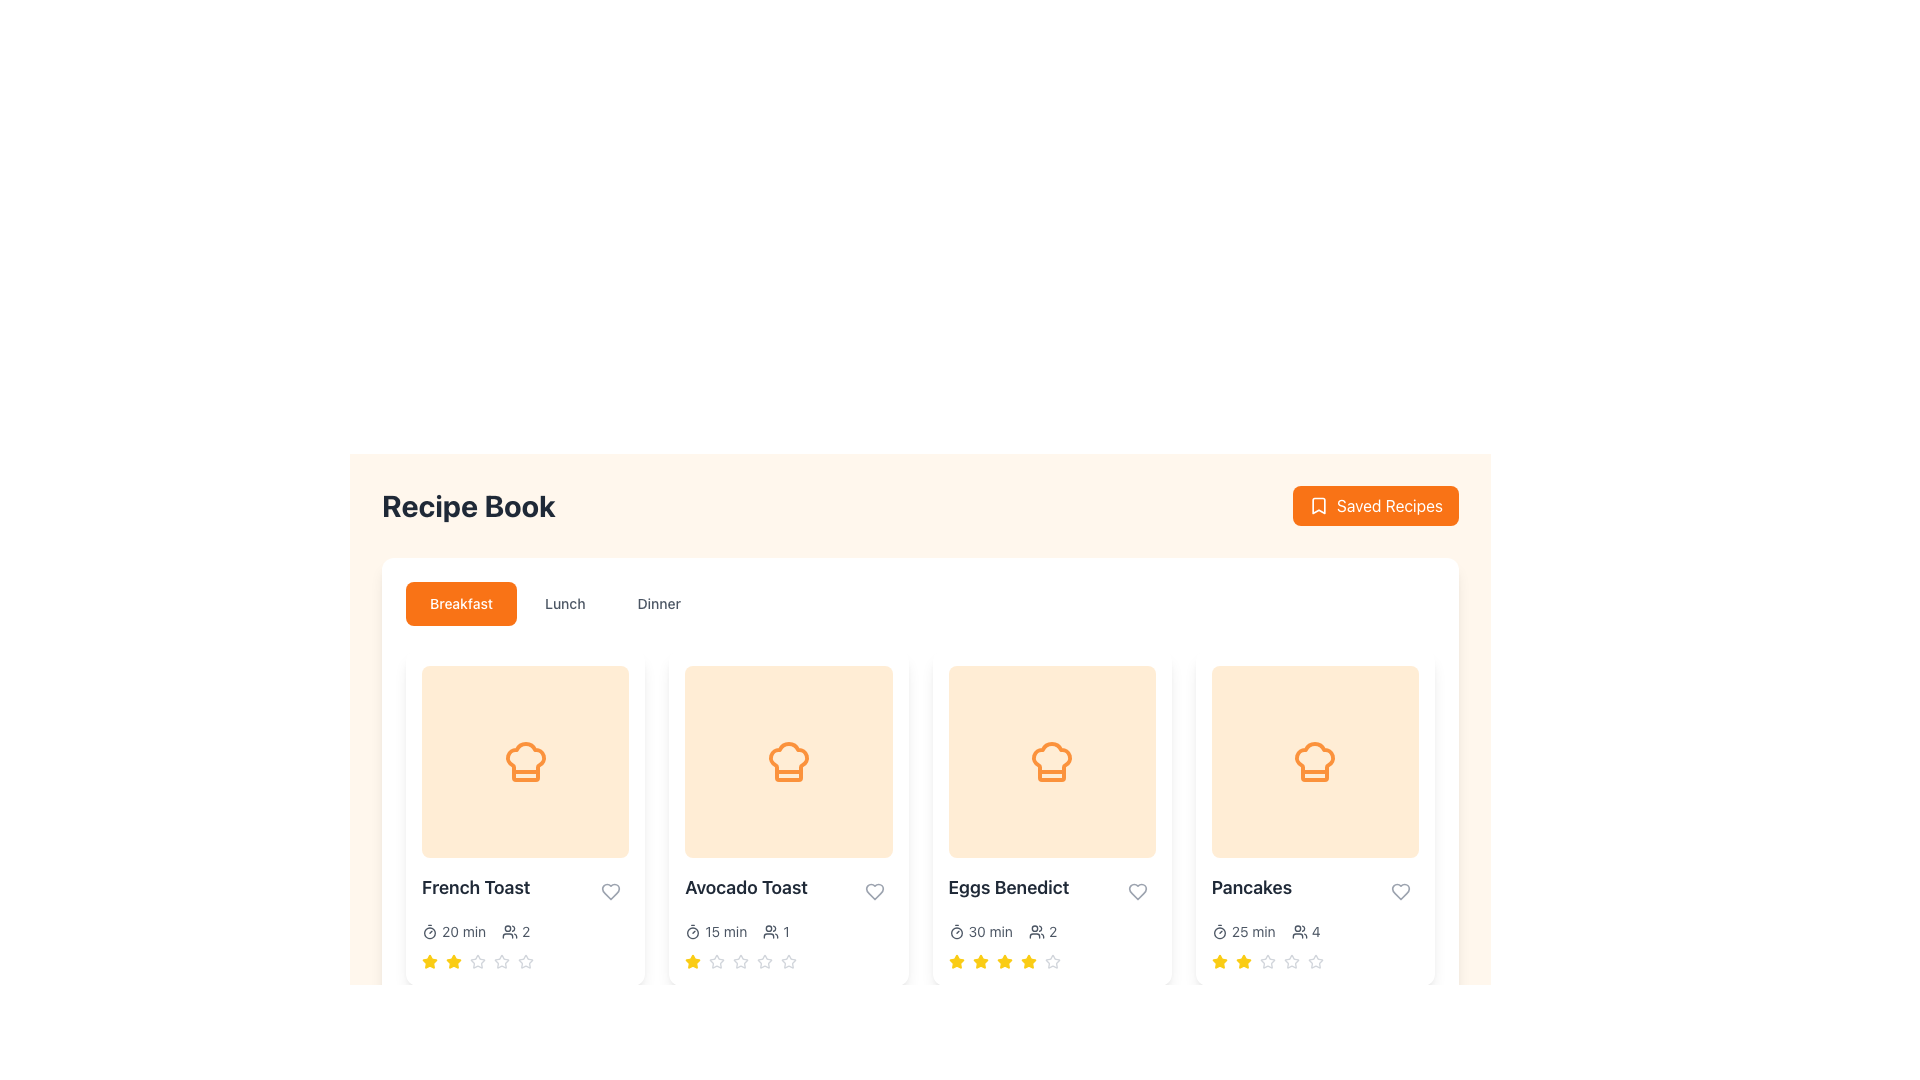 This screenshot has width=1920, height=1080. Describe the element at coordinates (716, 932) in the screenshot. I see `the text '15 min' with the timer icon located in the 'Avocado Toast' card in the 'Breakfast' section of the 'Recipe Book' page` at that location.